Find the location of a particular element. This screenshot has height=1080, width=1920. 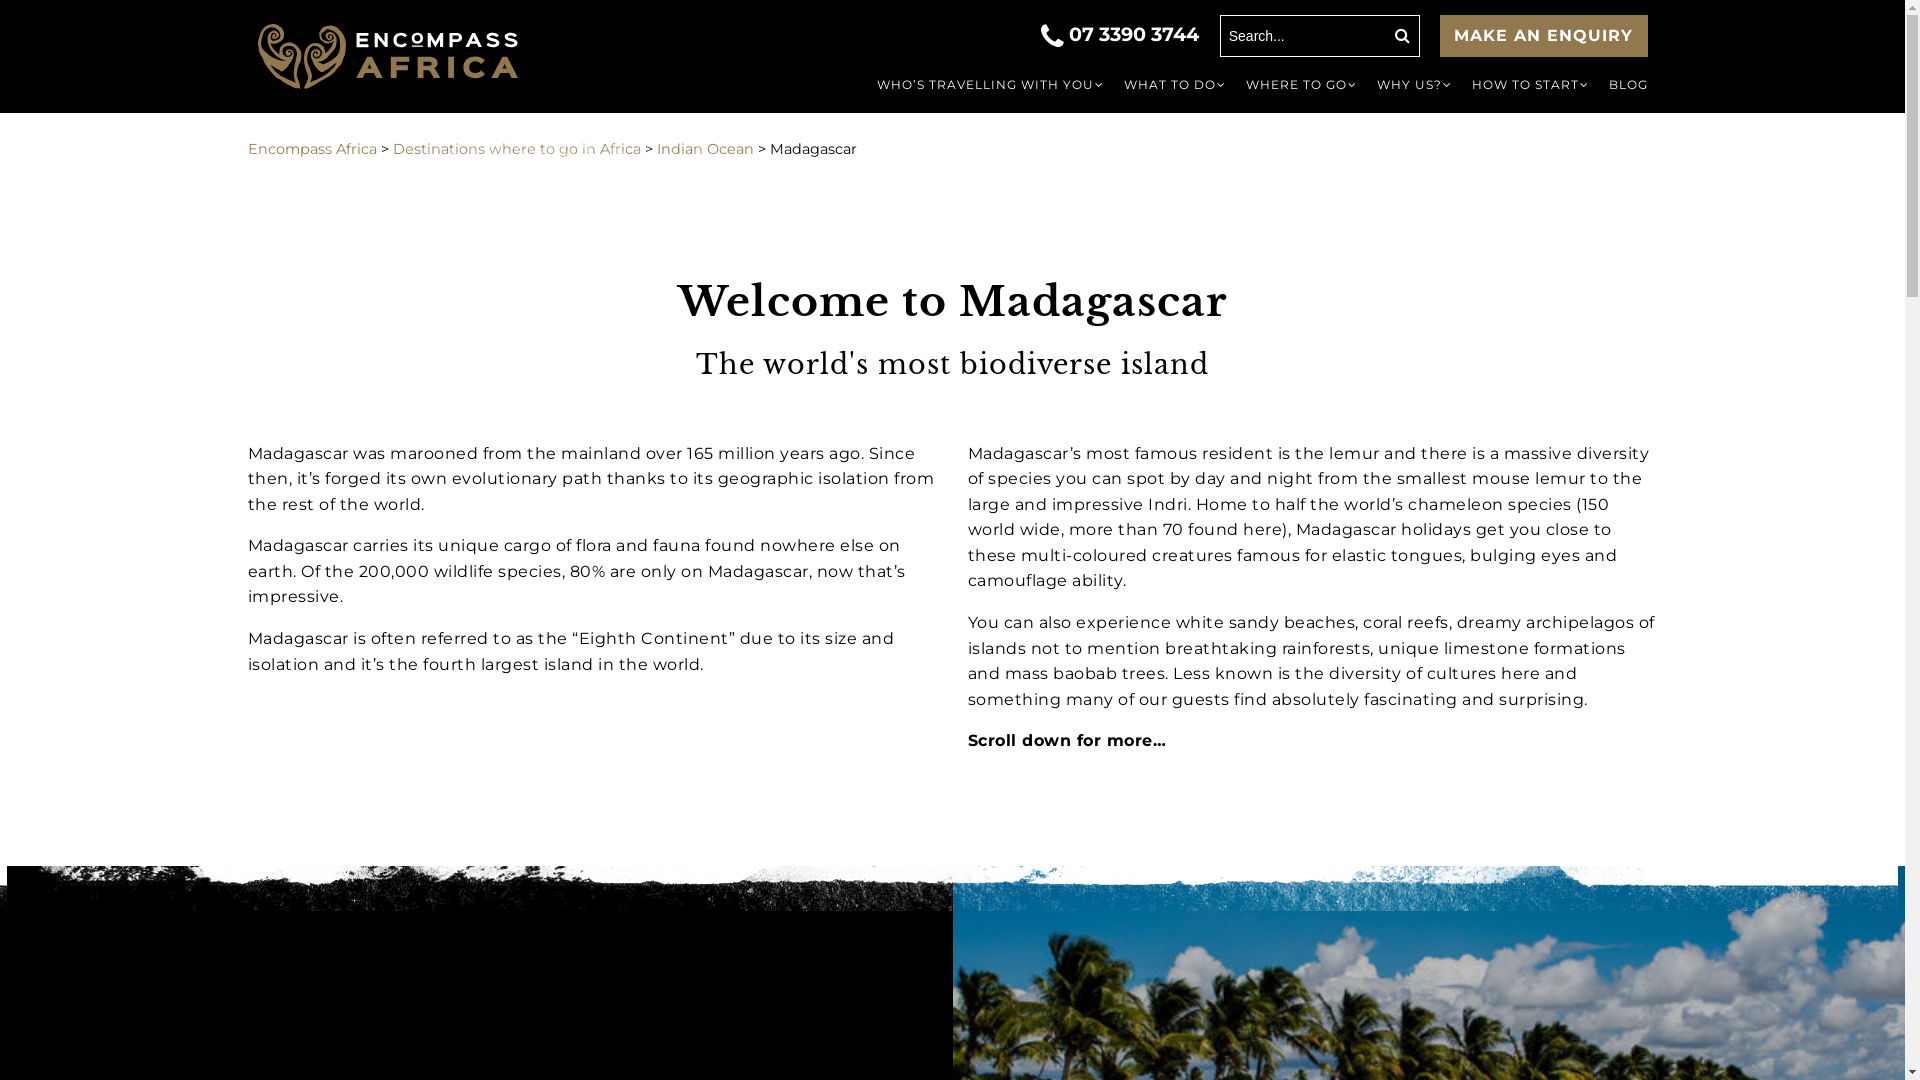

'Search for:' is located at coordinates (1320, 35).